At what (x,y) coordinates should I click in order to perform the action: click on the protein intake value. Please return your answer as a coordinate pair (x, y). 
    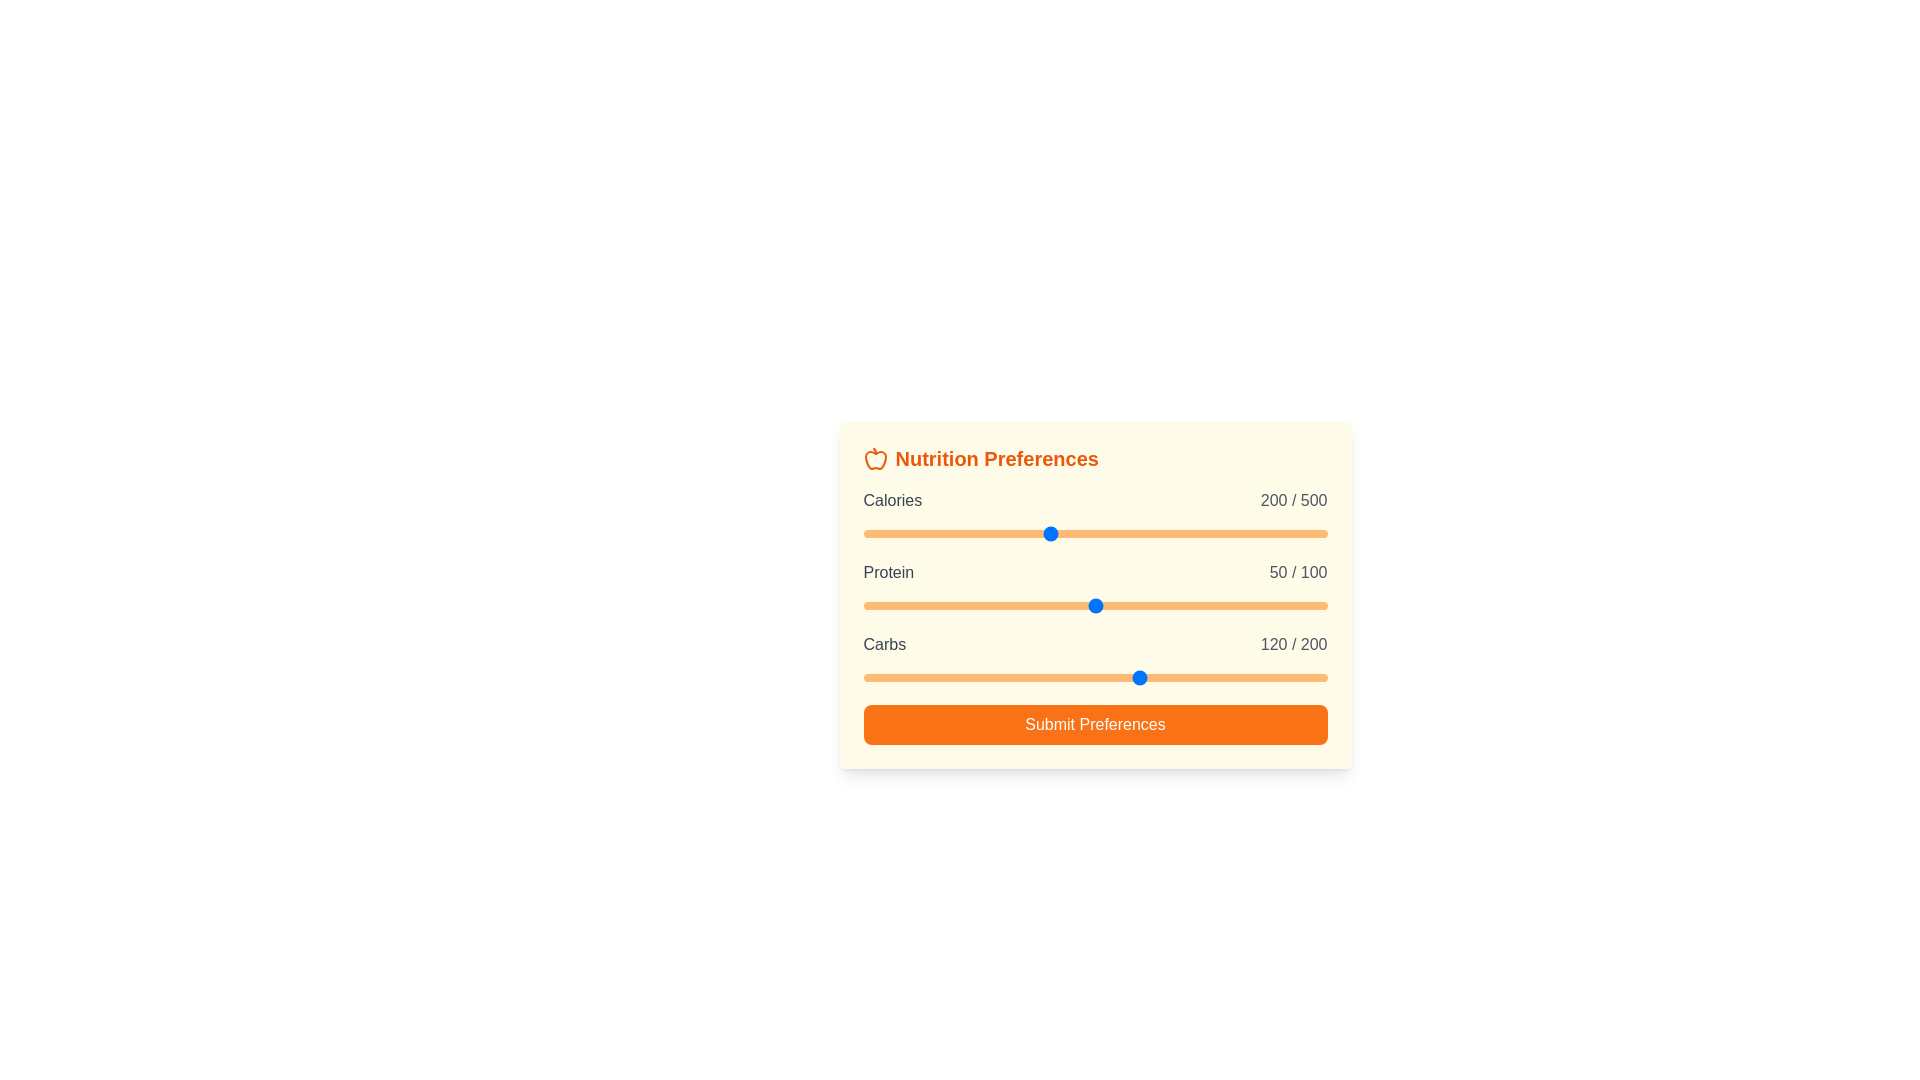
    Looking at the image, I should click on (1002, 604).